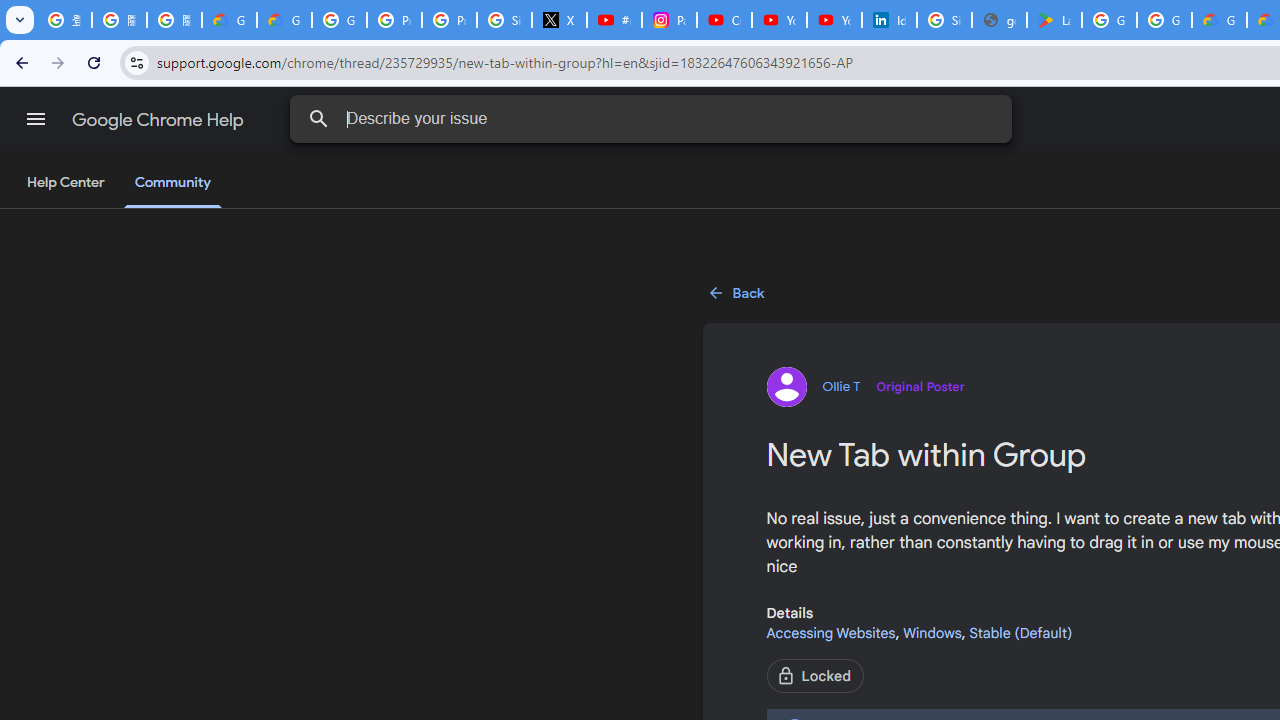  Describe the element at coordinates (160, 119) in the screenshot. I see `'Google Chrome Help'` at that location.